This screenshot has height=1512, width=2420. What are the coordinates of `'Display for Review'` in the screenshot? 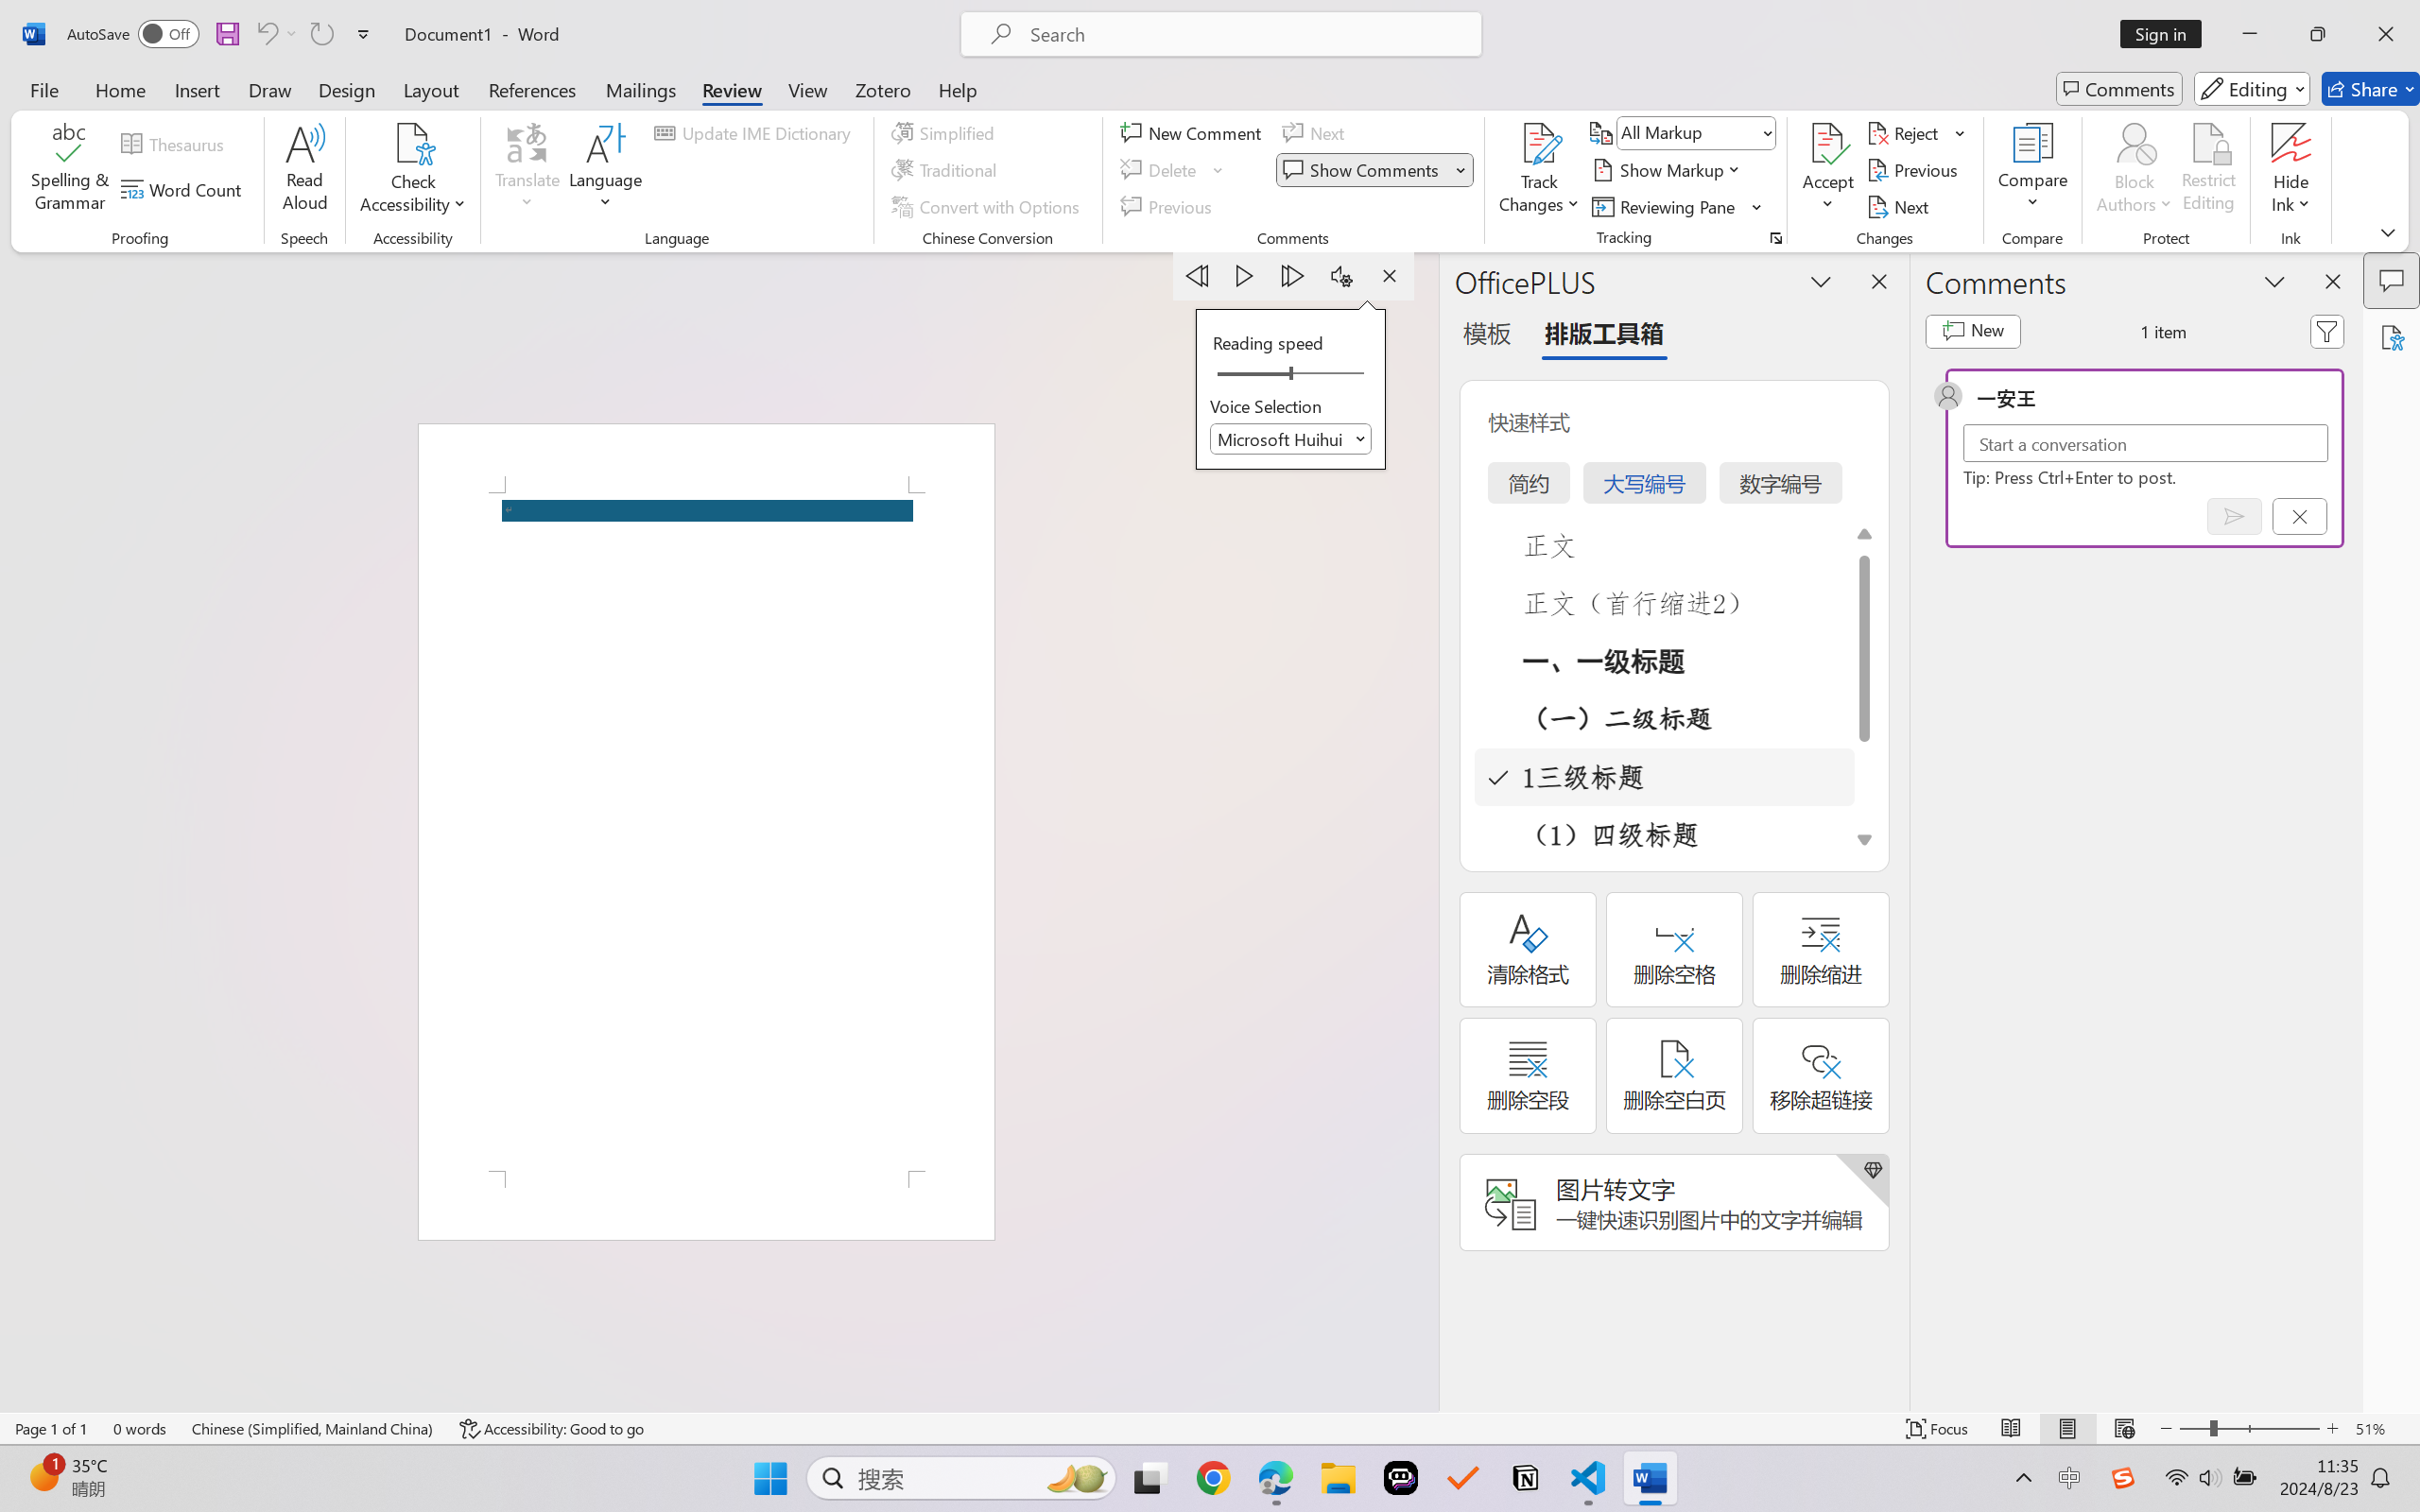 It's located at (1695, 131).